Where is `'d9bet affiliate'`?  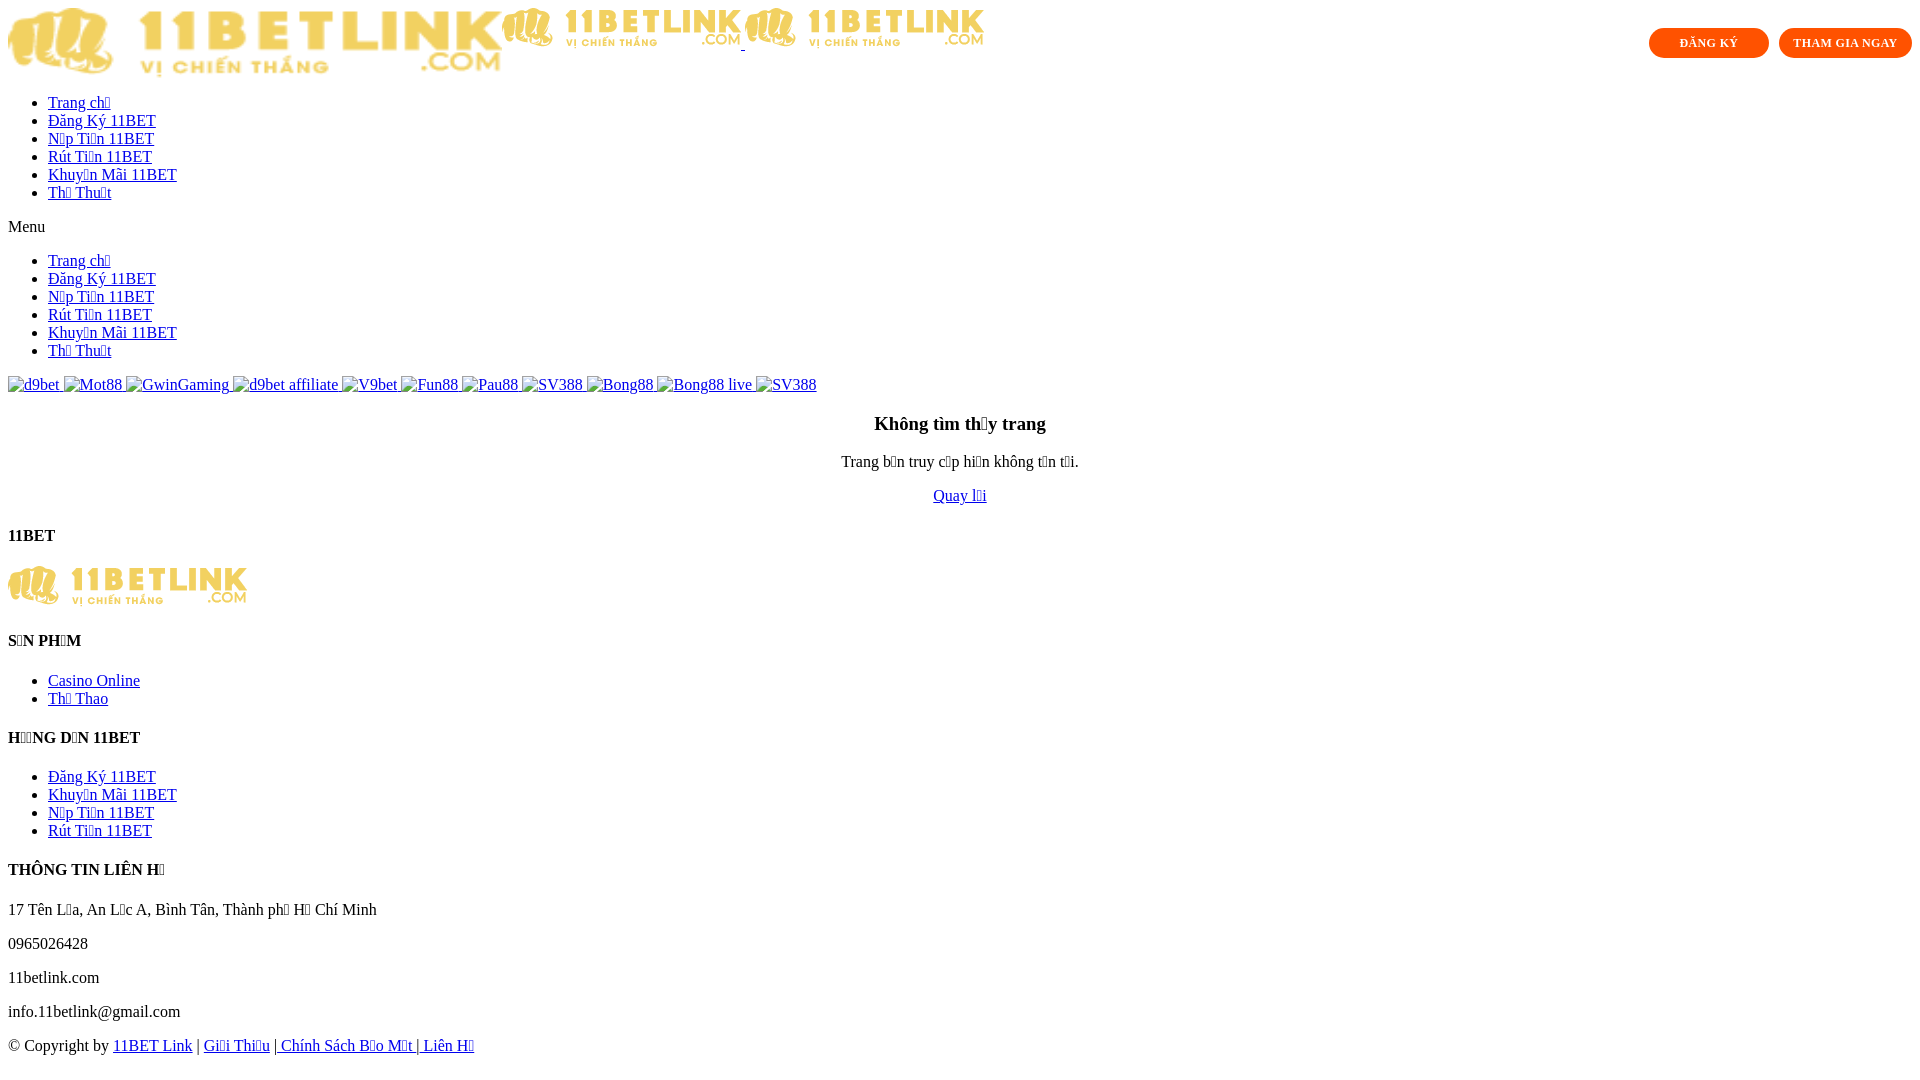 'd9bet affiliate' is located at coordinates (286, 384).